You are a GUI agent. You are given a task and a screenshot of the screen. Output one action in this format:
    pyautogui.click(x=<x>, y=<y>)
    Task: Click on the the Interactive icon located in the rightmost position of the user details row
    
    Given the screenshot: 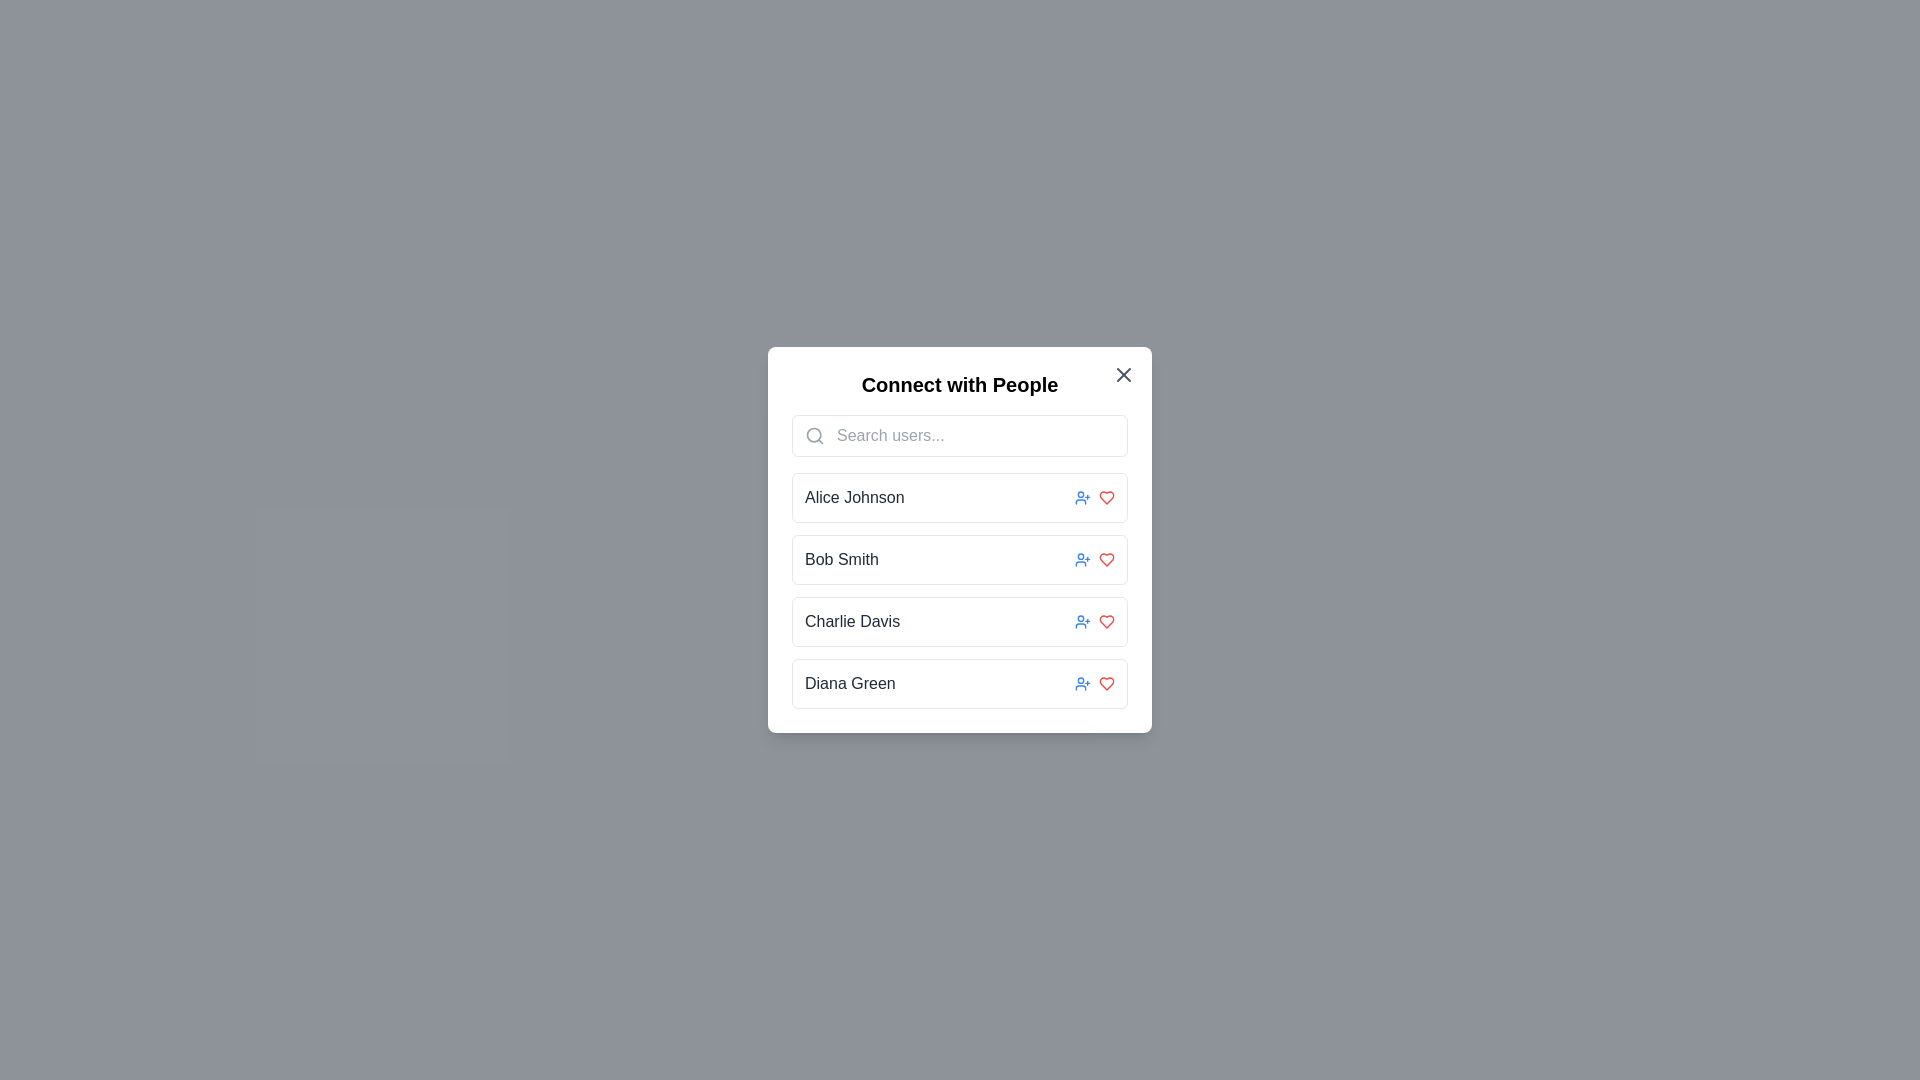 What is the action you would take?
    pyautogui.click(x=1106, y=496)
    